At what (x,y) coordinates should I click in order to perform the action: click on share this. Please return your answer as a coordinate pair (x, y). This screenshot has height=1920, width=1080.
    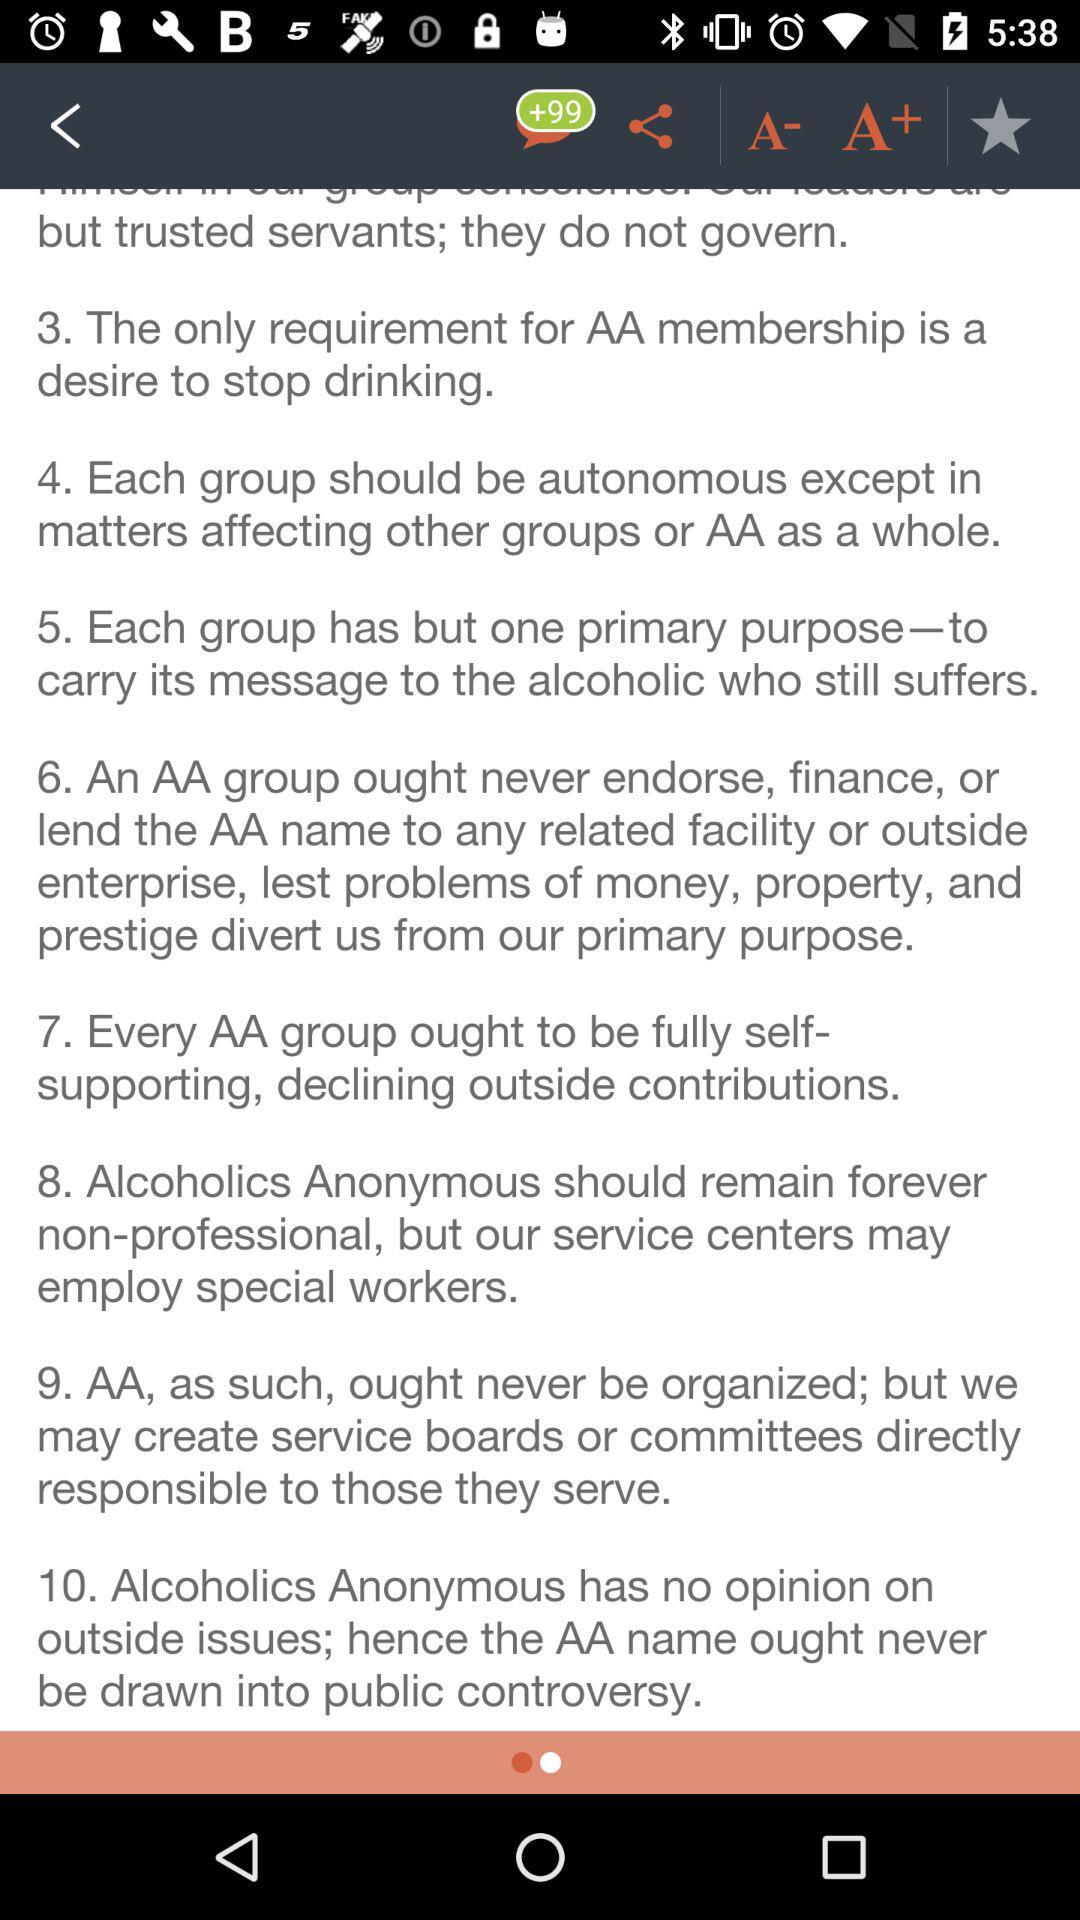
    Looking at the image, I should click on (654, 124).